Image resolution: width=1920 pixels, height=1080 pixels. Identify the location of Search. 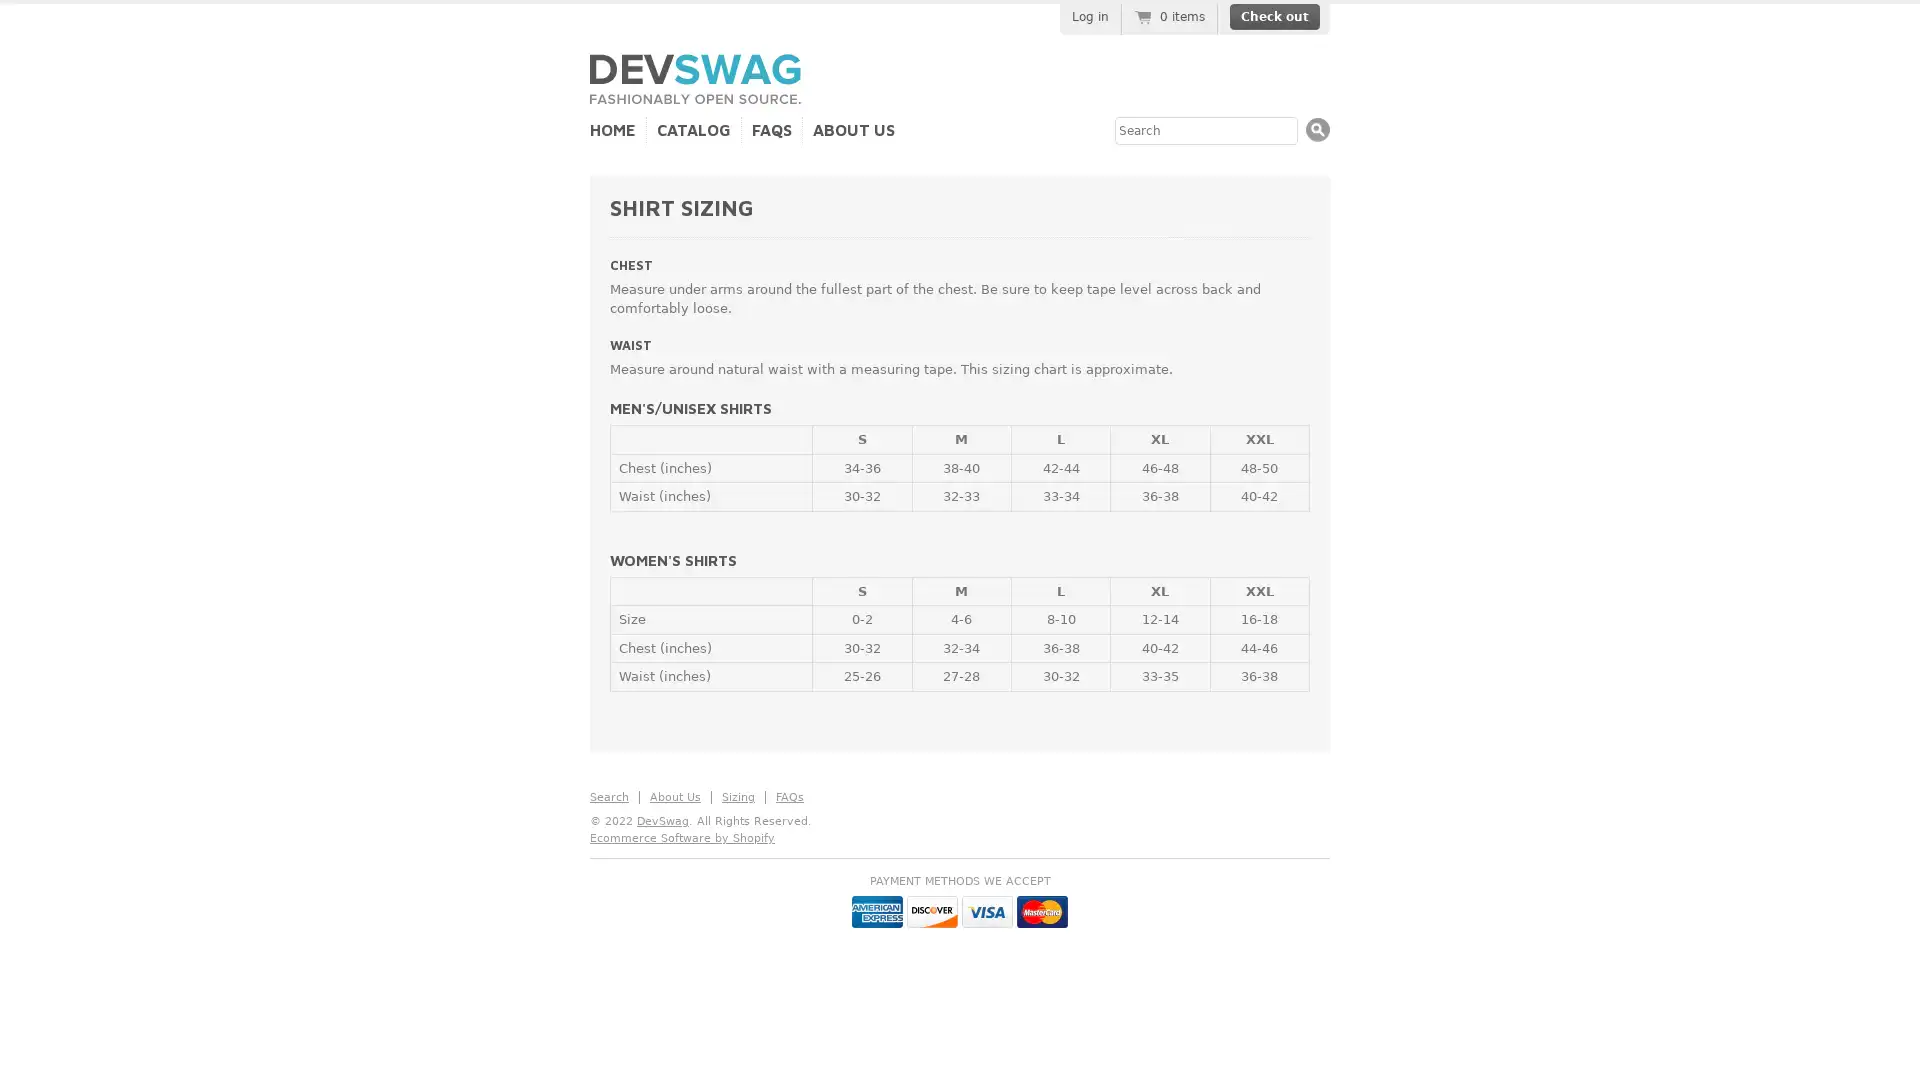
(1318, 129).